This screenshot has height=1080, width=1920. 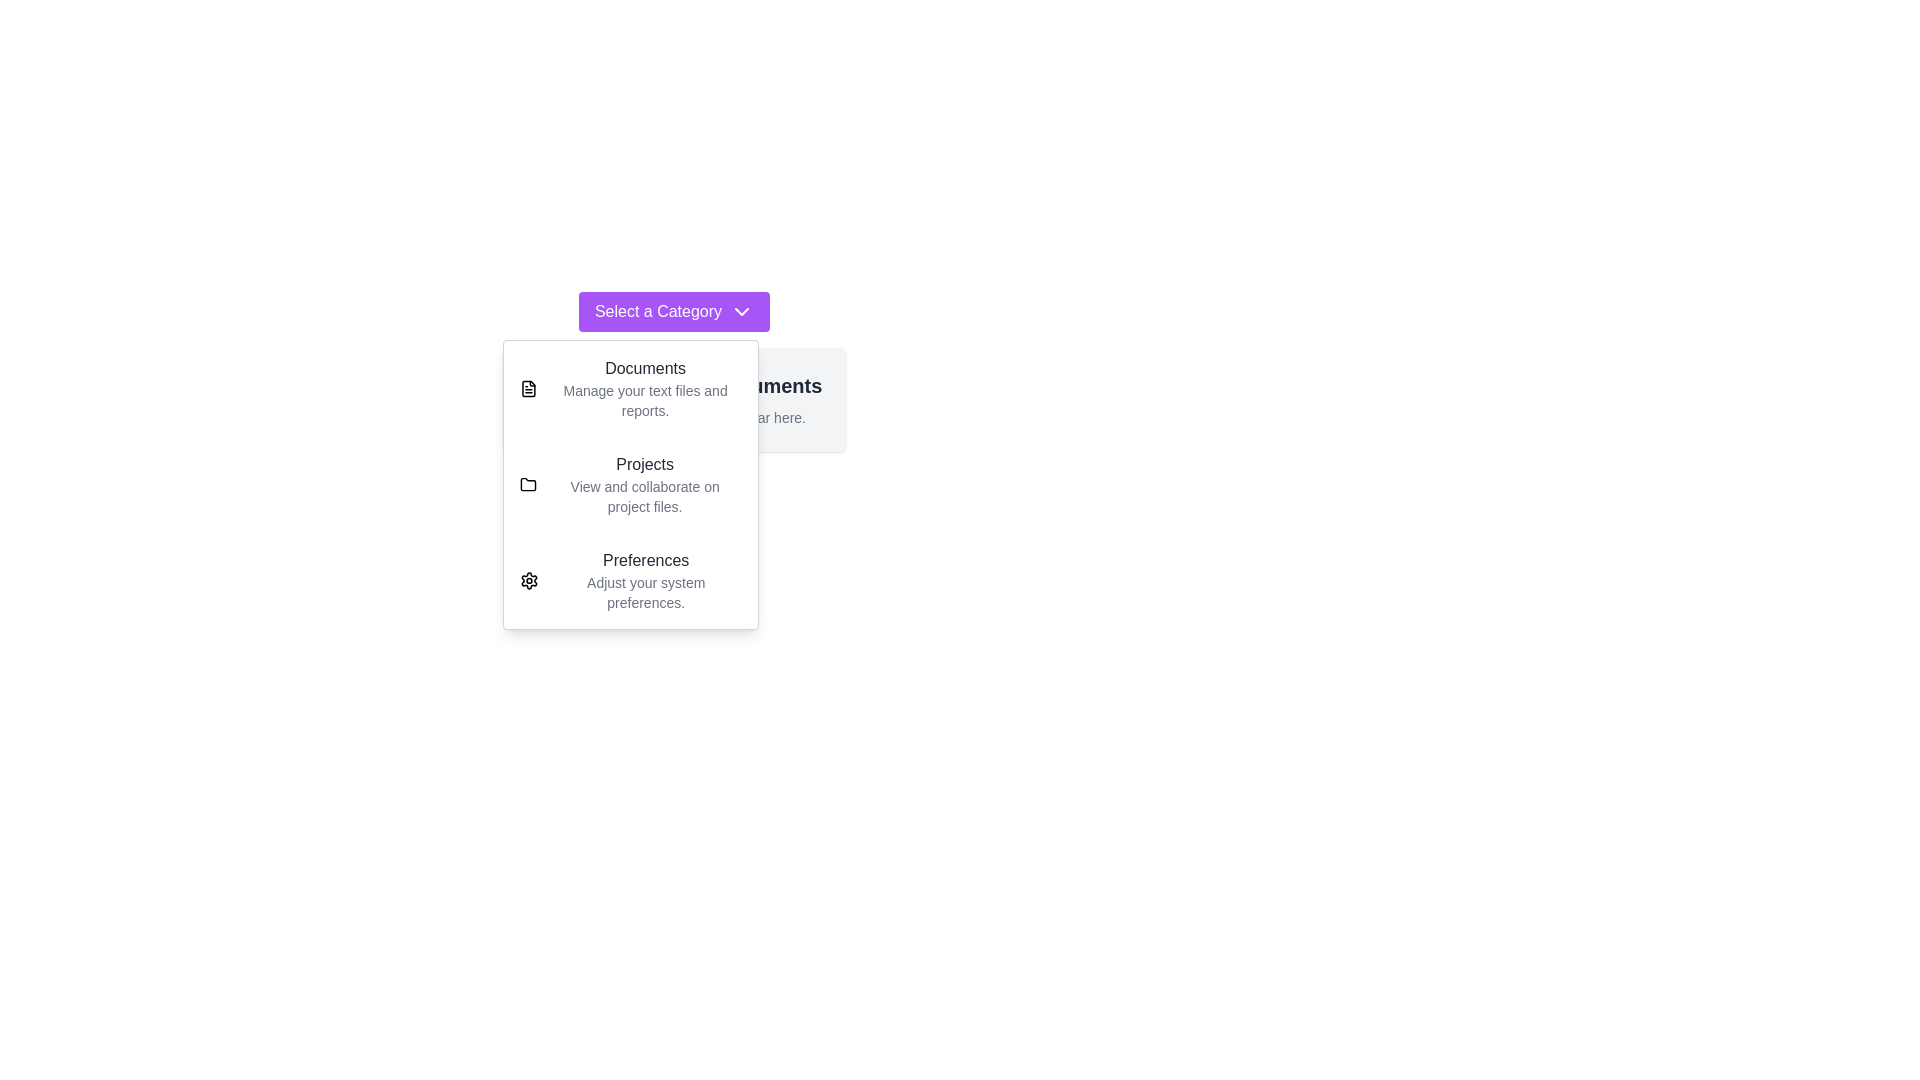 I want to click on the category Documents from the dropdown menu, so click(x=628, y=389).